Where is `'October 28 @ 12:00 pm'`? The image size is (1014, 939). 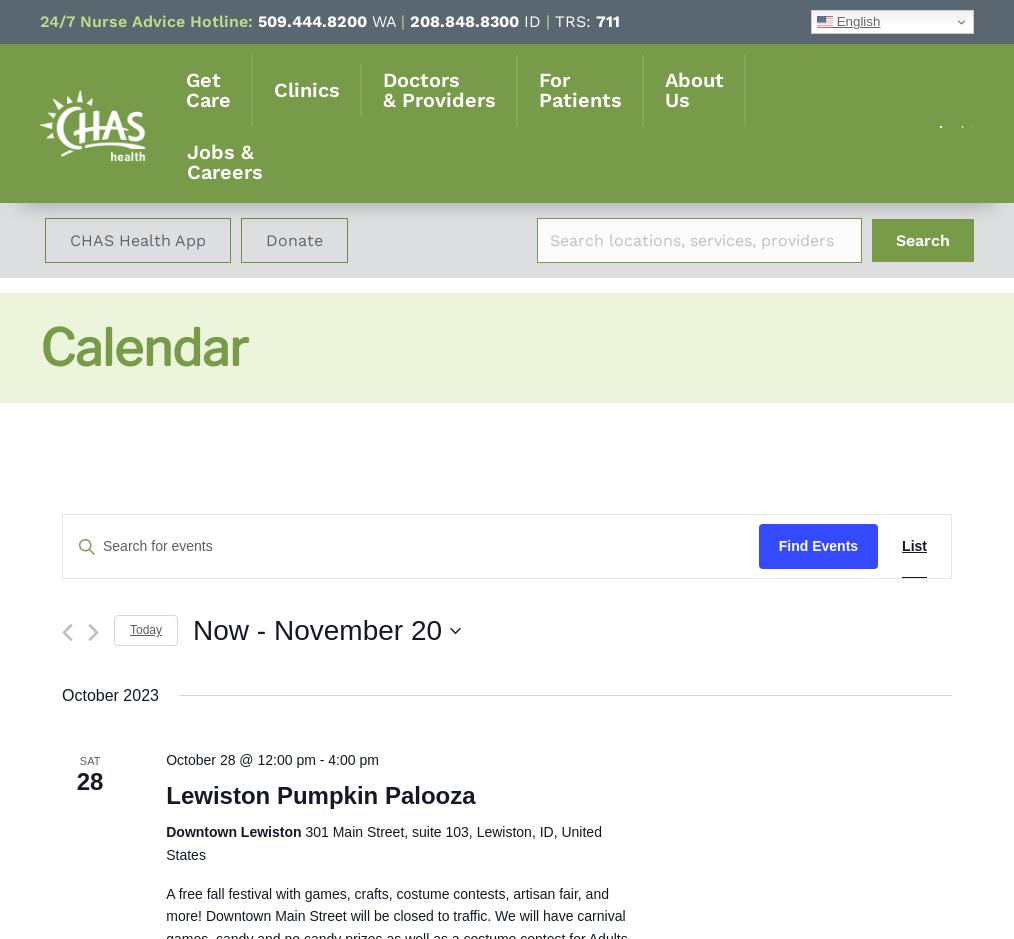 'October 28 @ 12:00 pm' is located at coordinates (239, 758).